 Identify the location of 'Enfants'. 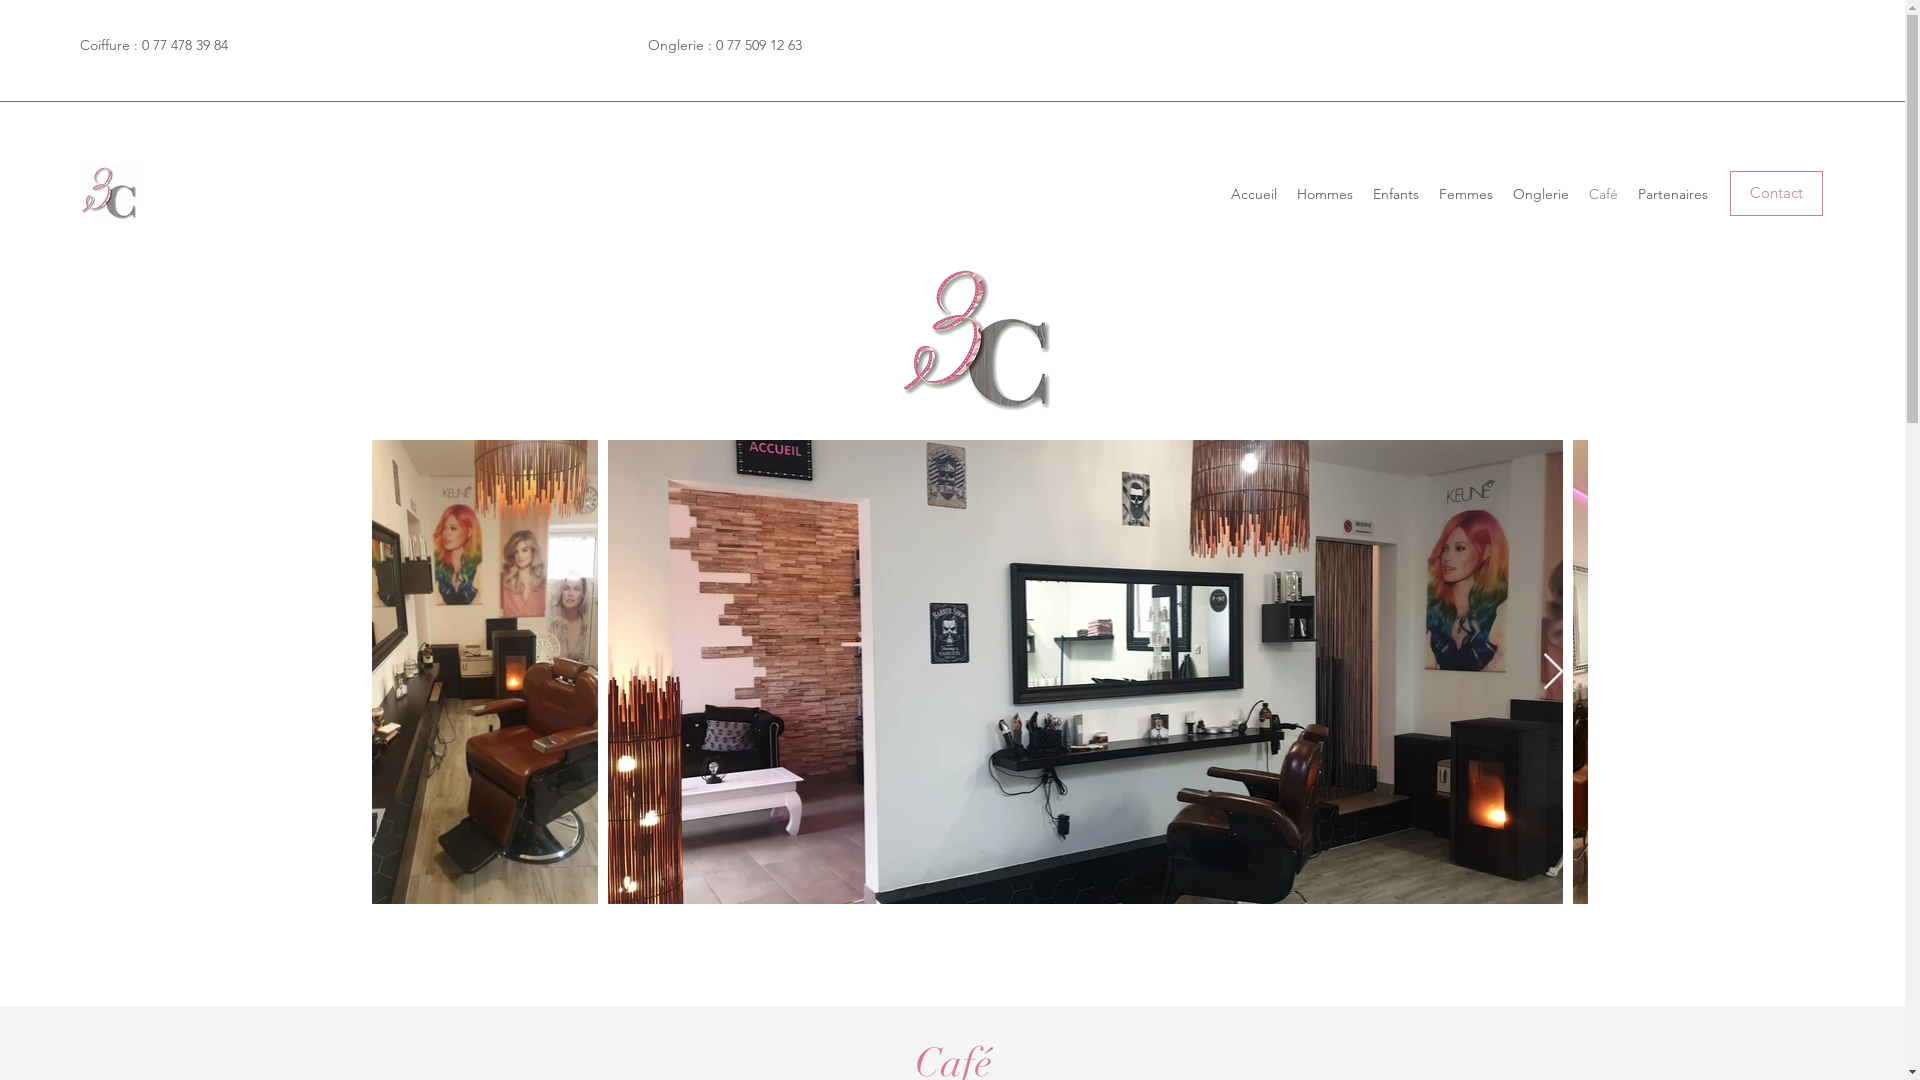
(1362, 193).